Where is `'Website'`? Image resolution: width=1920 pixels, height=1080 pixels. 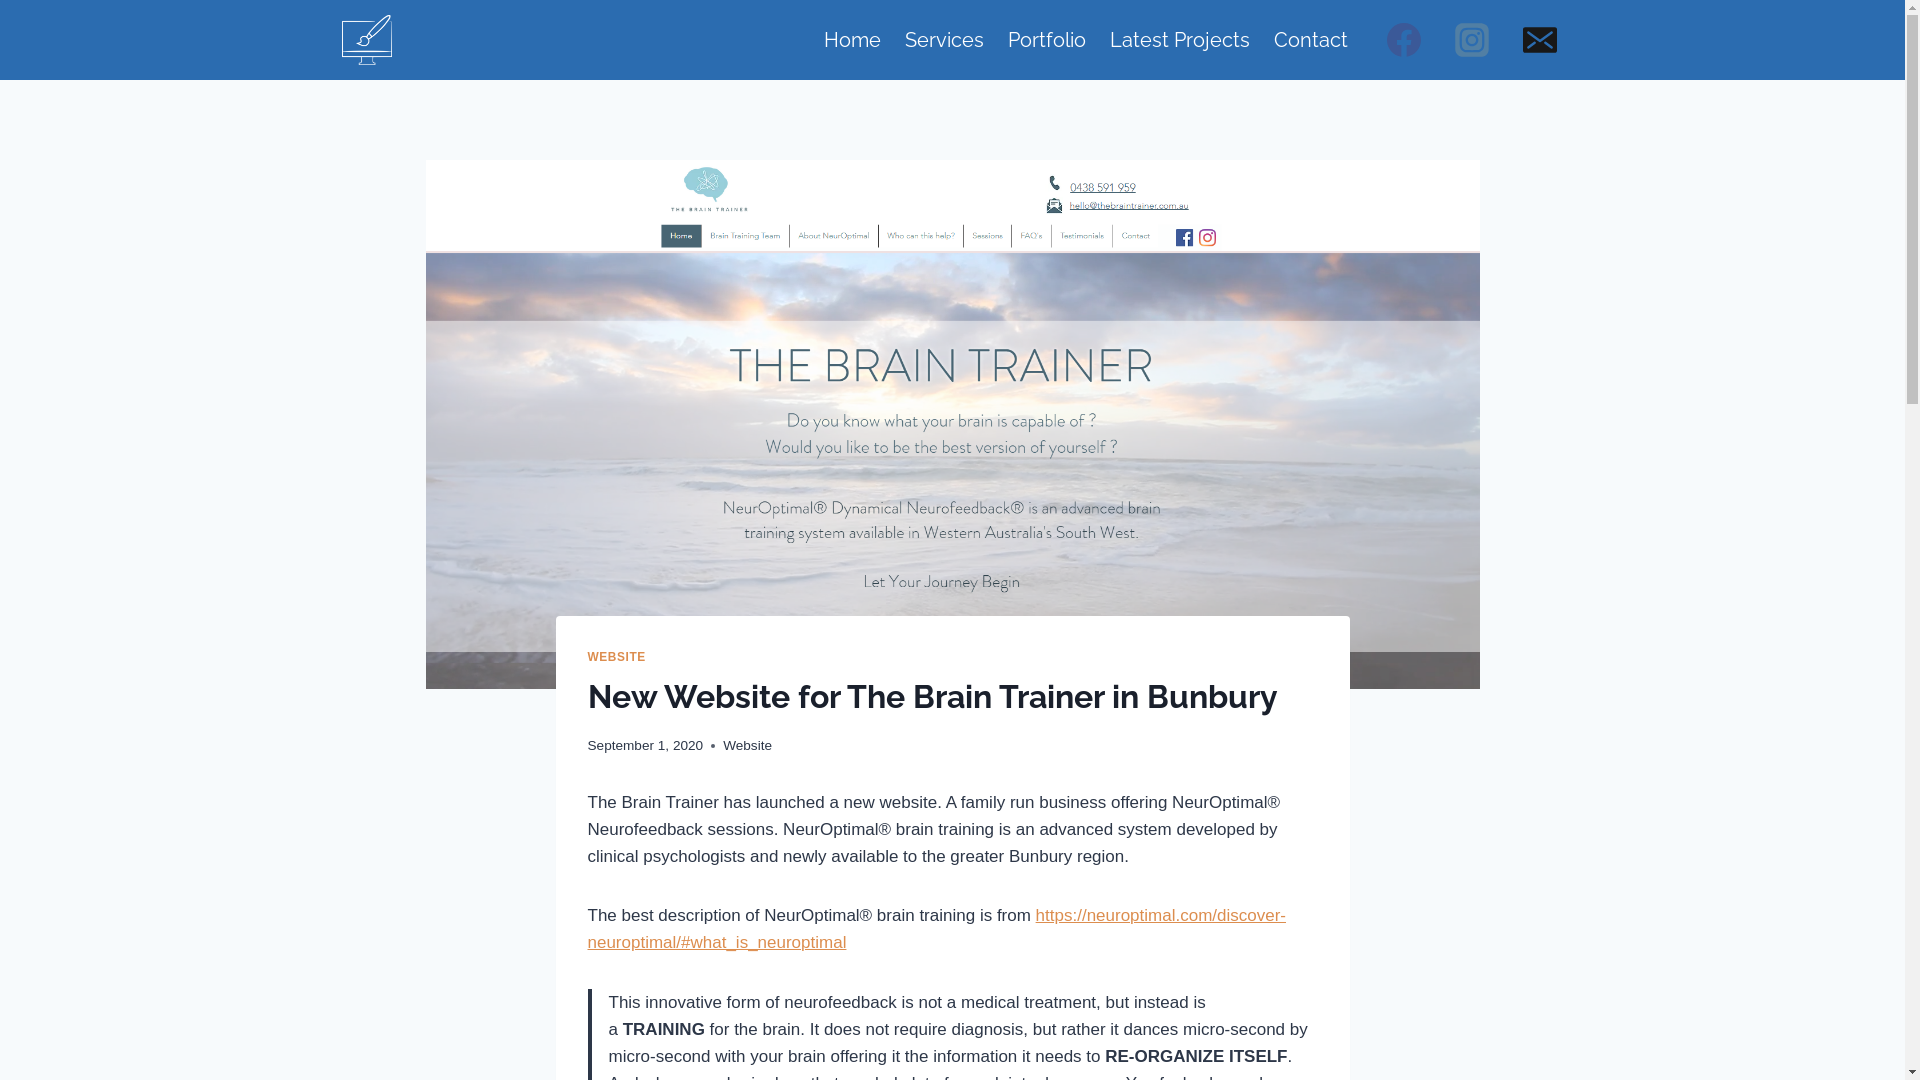 'Website' is located at coordinates (722, 745).